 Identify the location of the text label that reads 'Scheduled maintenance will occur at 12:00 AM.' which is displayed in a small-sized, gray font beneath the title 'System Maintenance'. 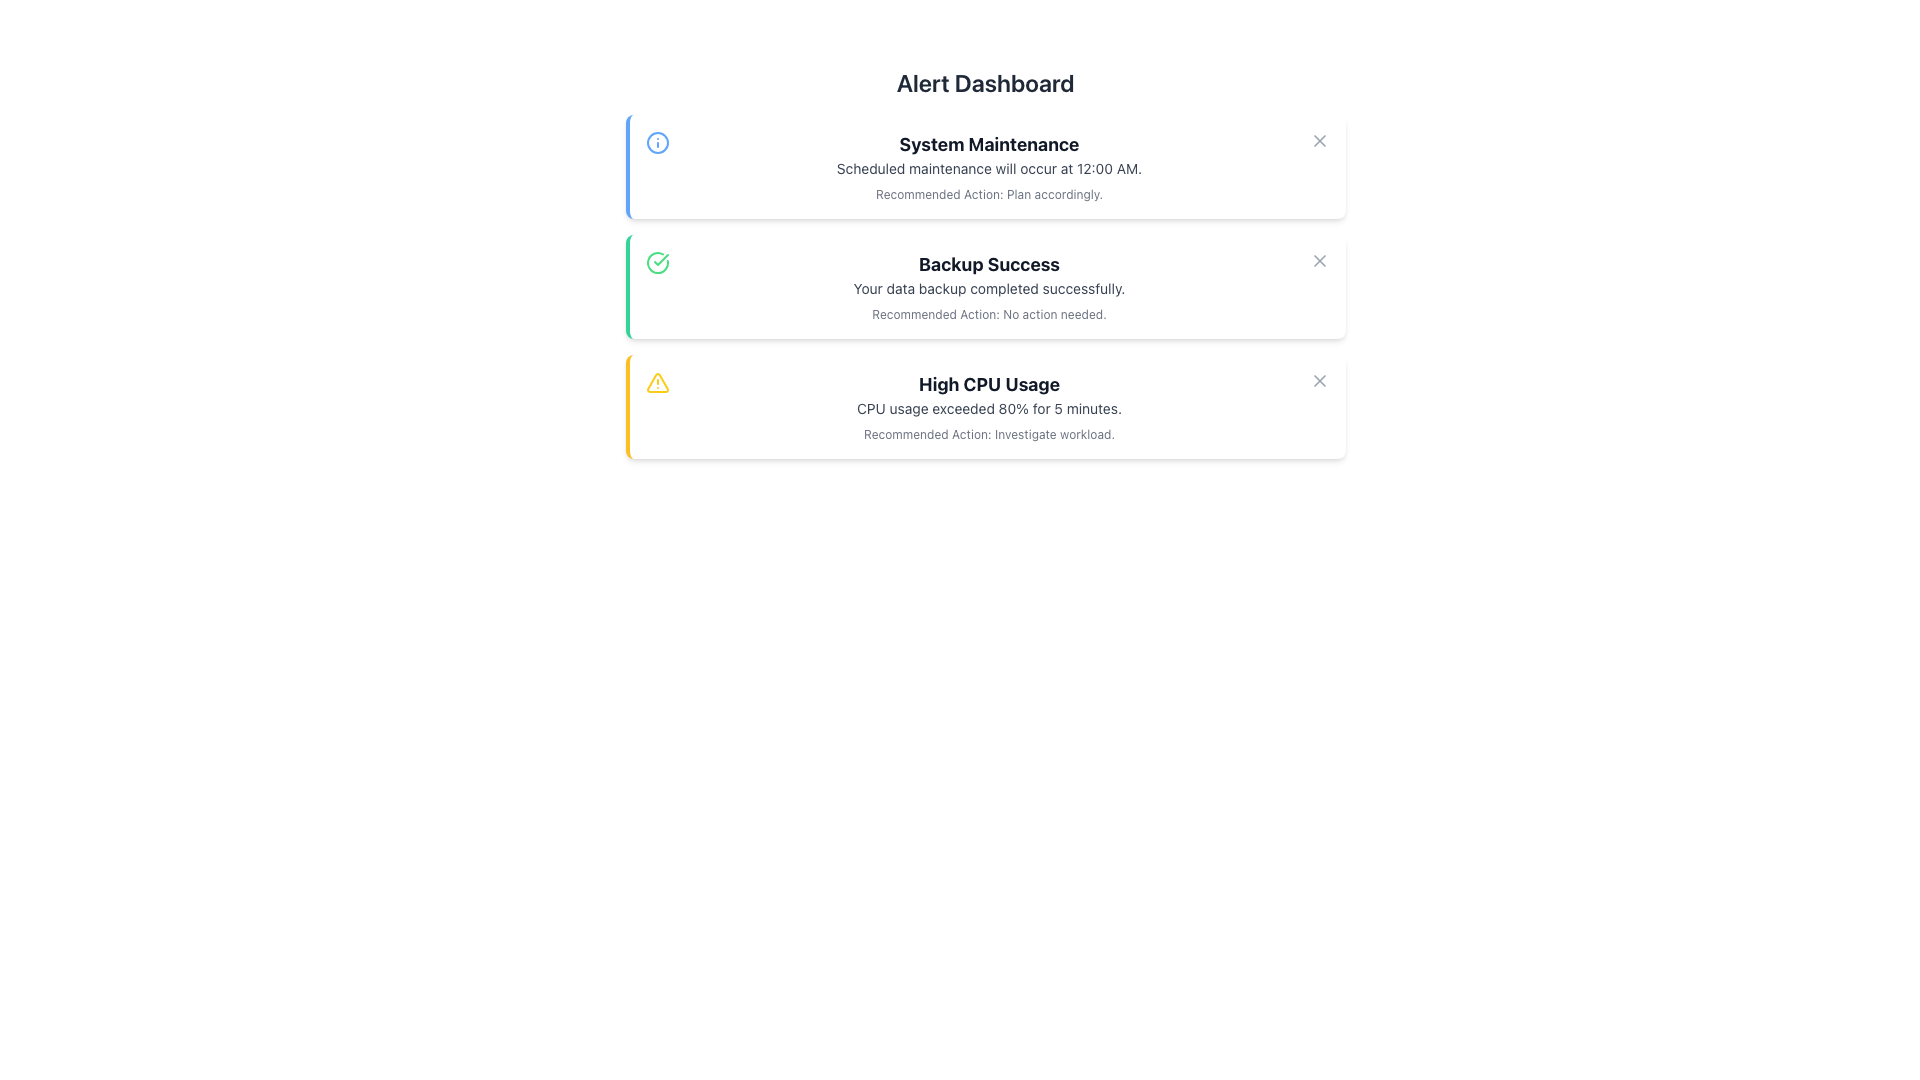
(989, 168).